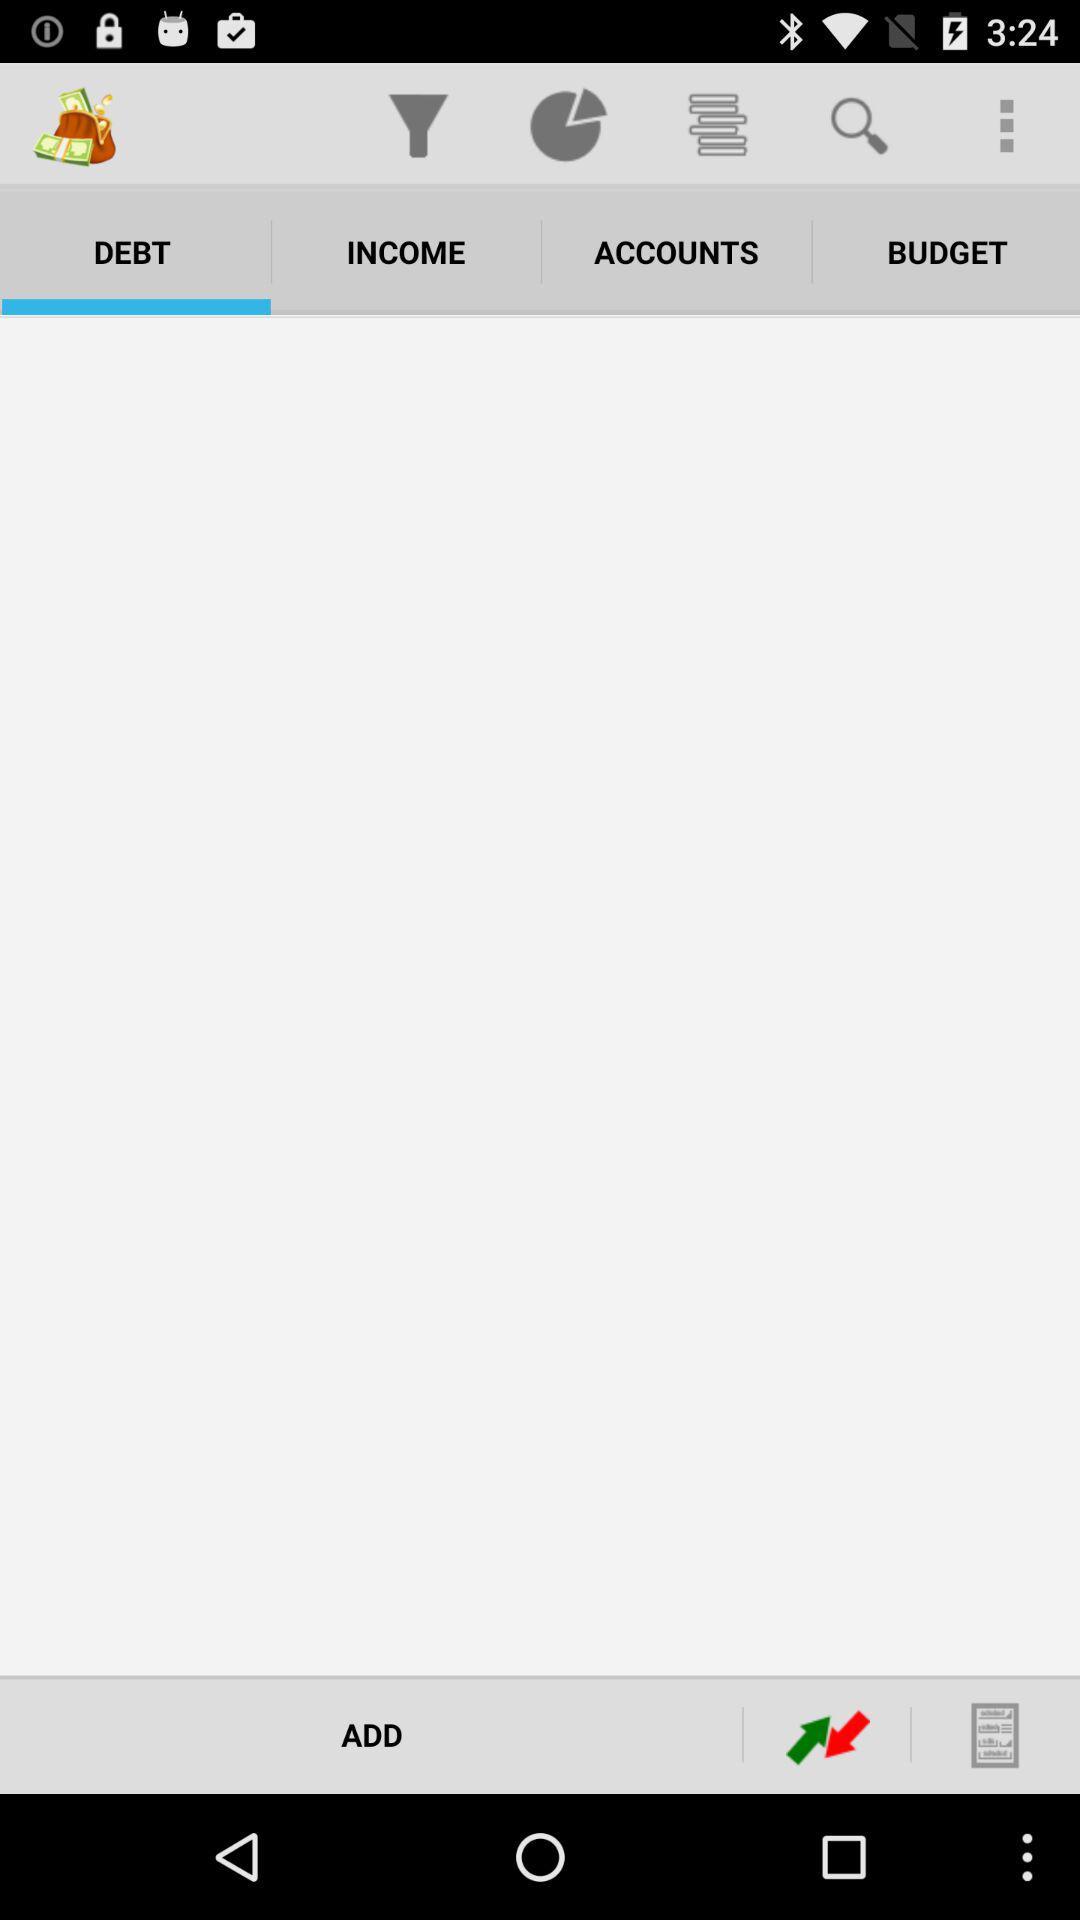 The image size is (1080, 1920). I want to click on the swap icon, so click(828, 1855).